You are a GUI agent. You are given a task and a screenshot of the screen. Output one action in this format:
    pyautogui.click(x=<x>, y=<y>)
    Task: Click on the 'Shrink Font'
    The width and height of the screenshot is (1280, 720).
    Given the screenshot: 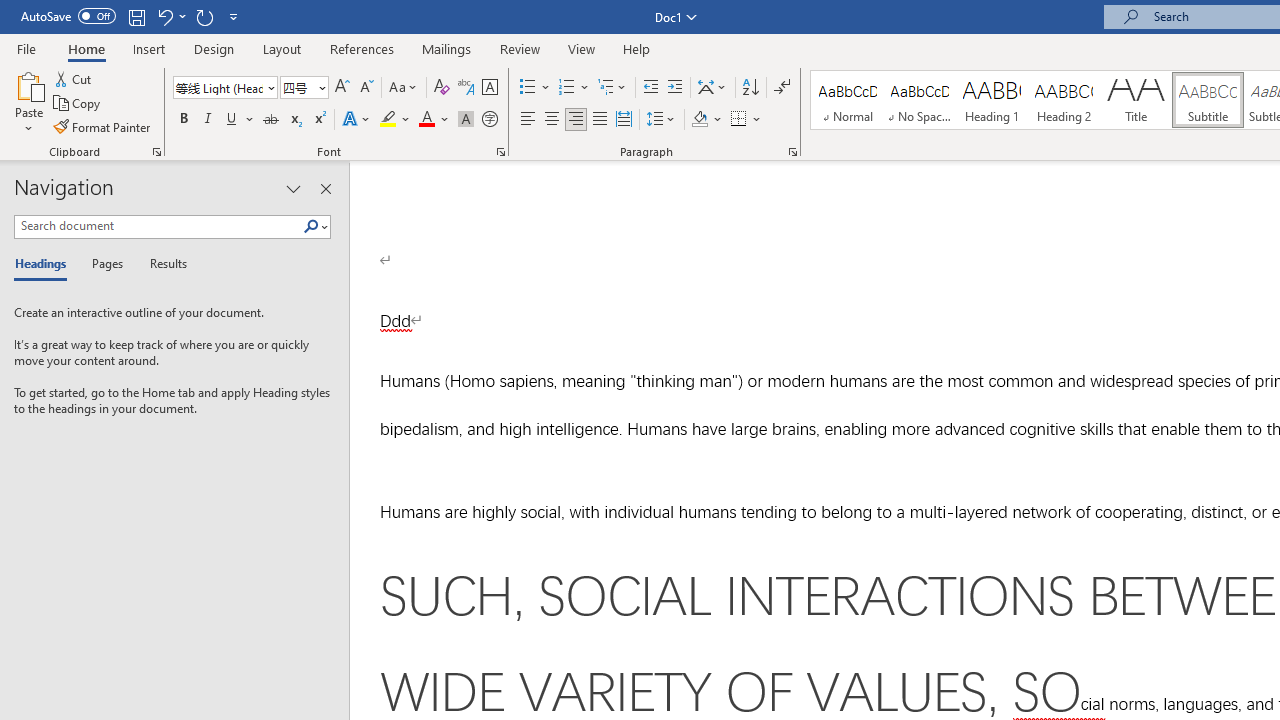 What is the action you would take?
    pyautogui.click(x=366, y=86)
    